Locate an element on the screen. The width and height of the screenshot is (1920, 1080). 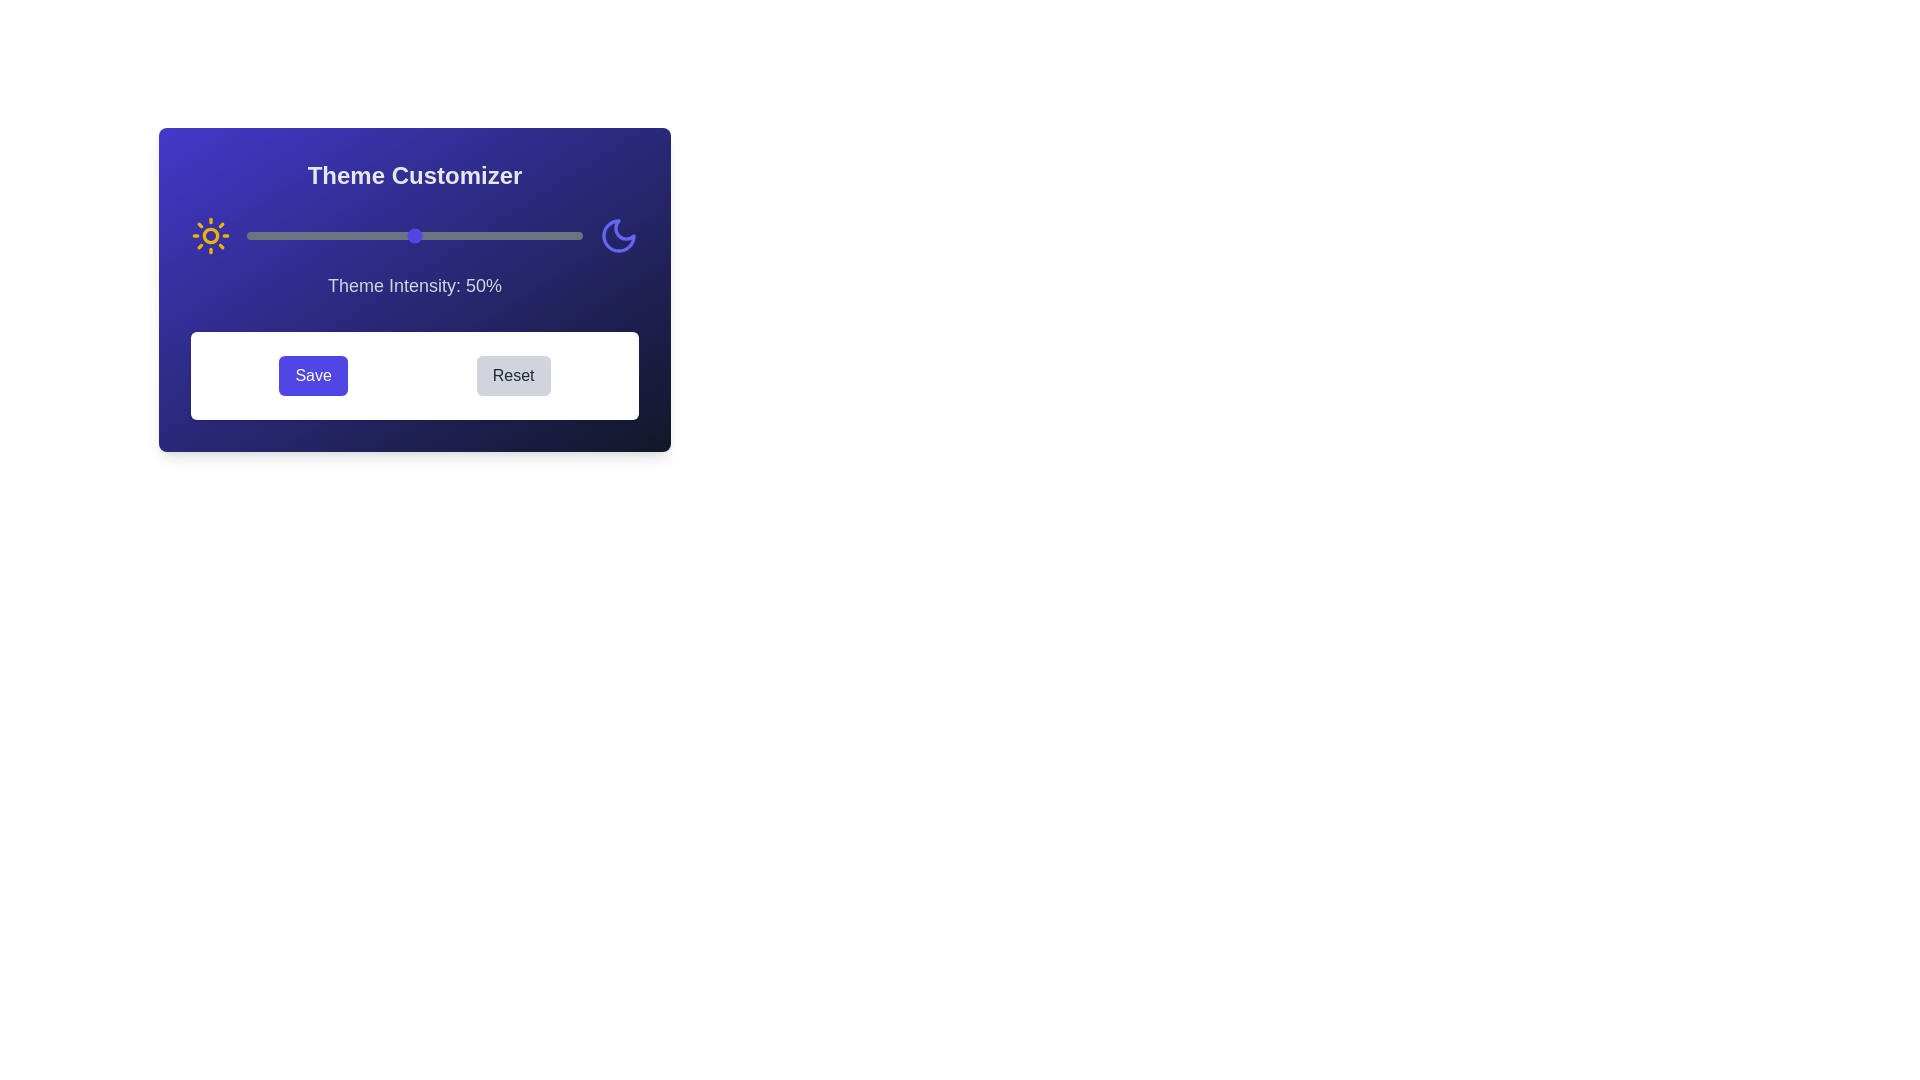
the theme intensity slider to 44% is located at coordinates (394, 234).